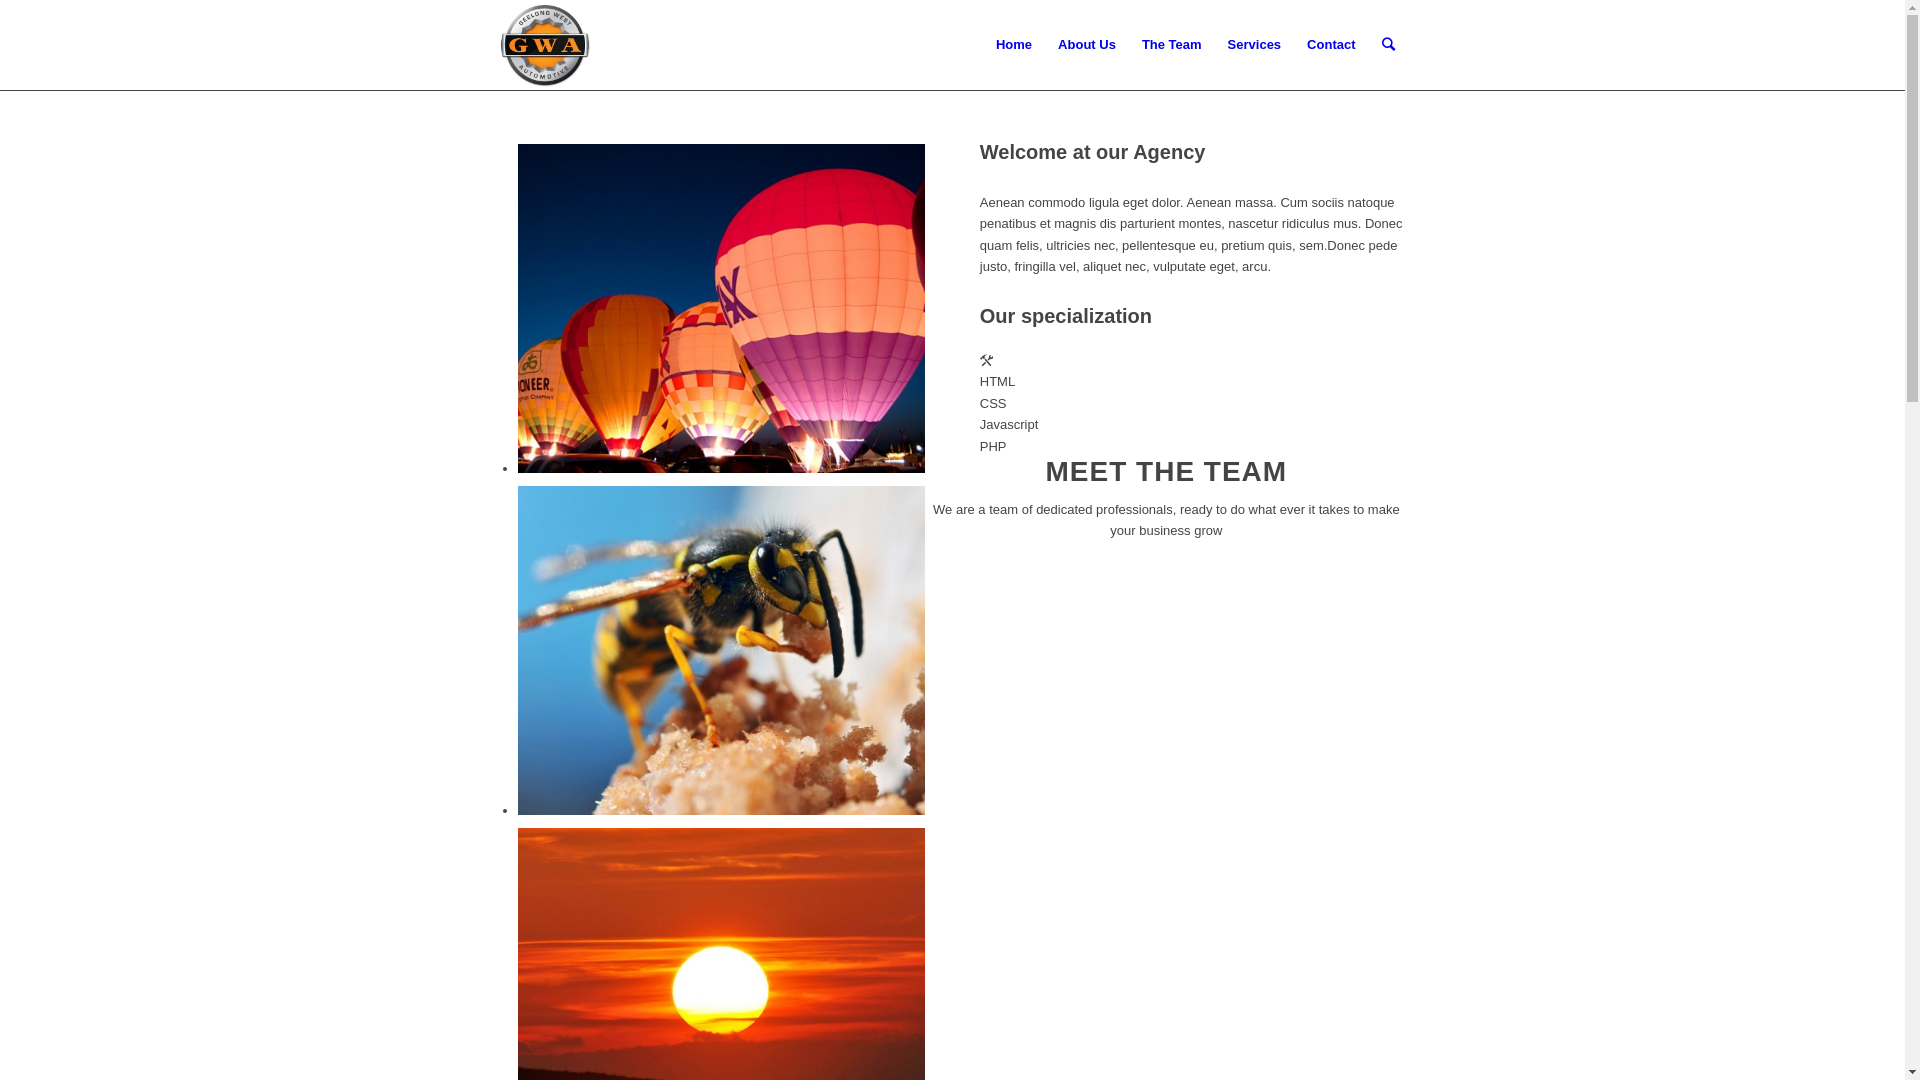 This screenshot has height=1080, width=1920. Describe the element at coordinates (1044, 45) in the screenshot. I see `'About Us'` at that location.